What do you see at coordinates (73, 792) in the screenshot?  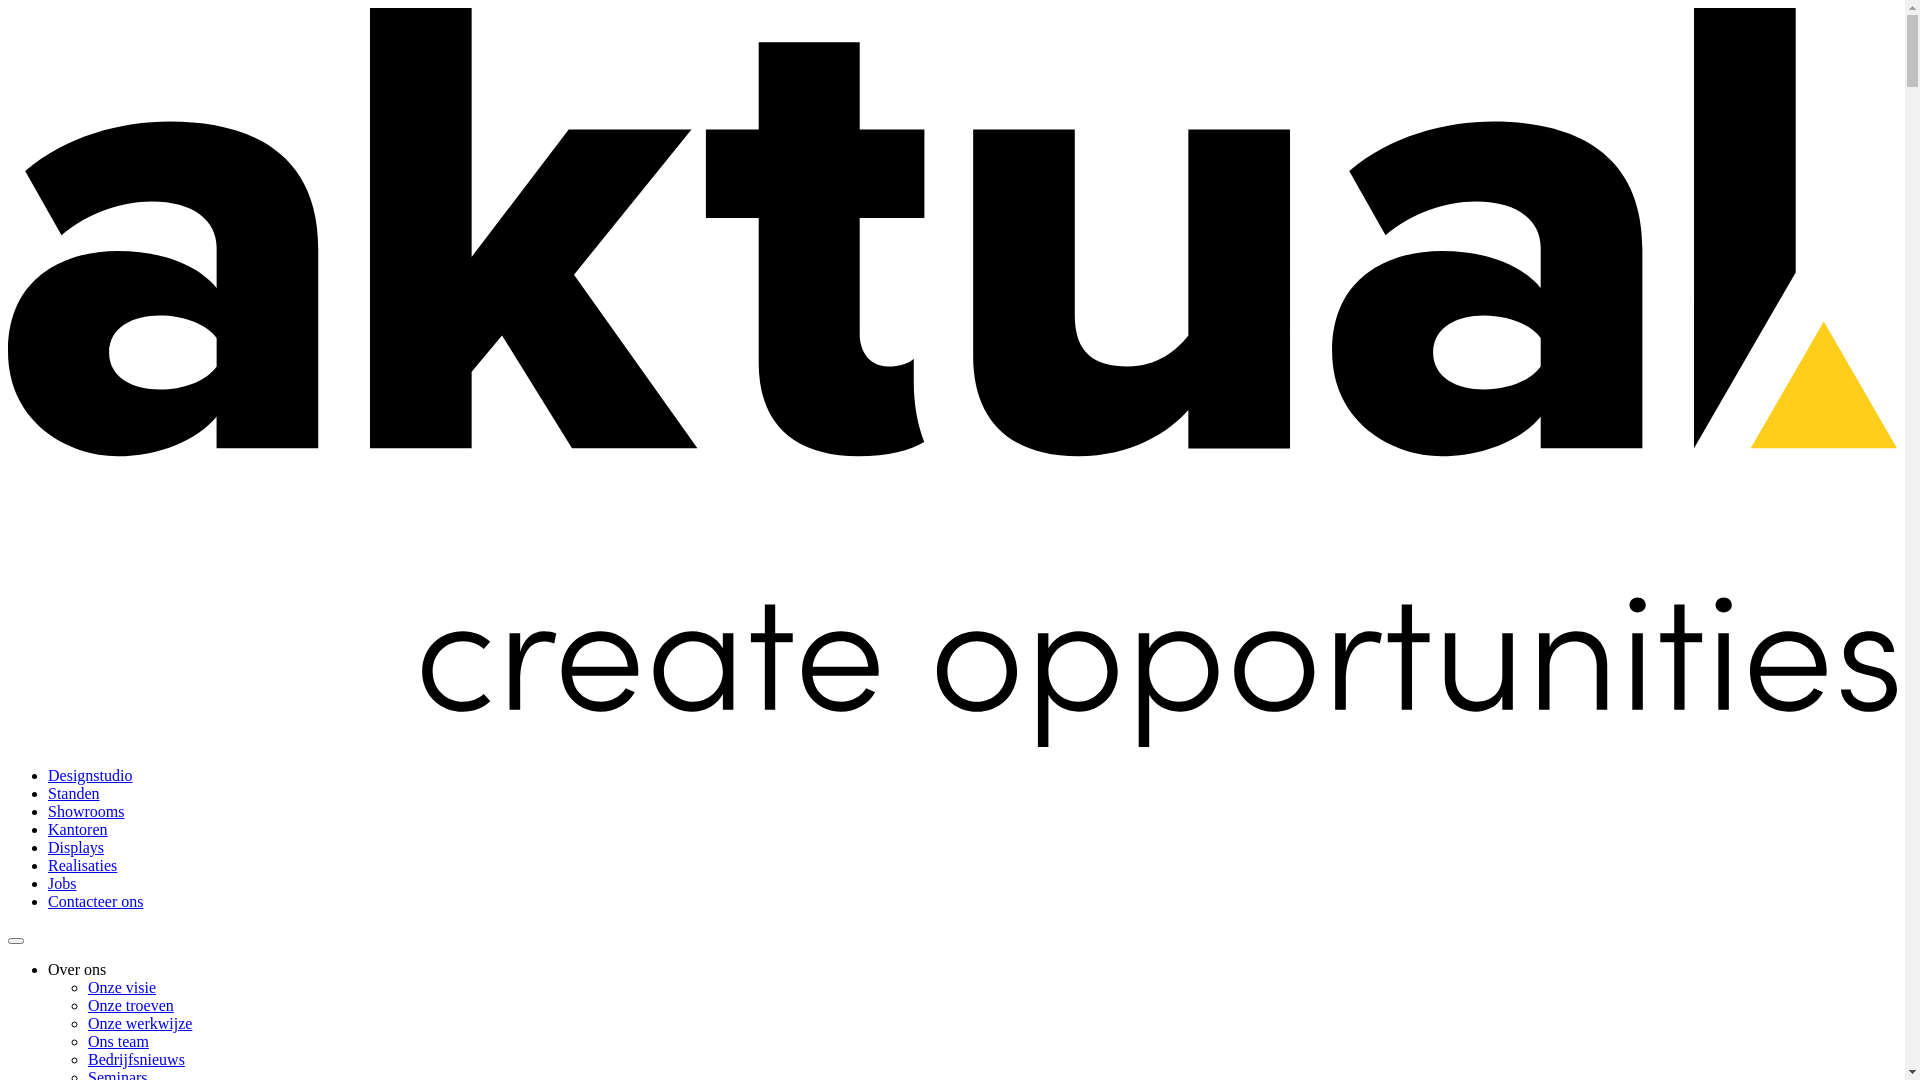 I see `'Standen'` at bounding box center [73, 792].